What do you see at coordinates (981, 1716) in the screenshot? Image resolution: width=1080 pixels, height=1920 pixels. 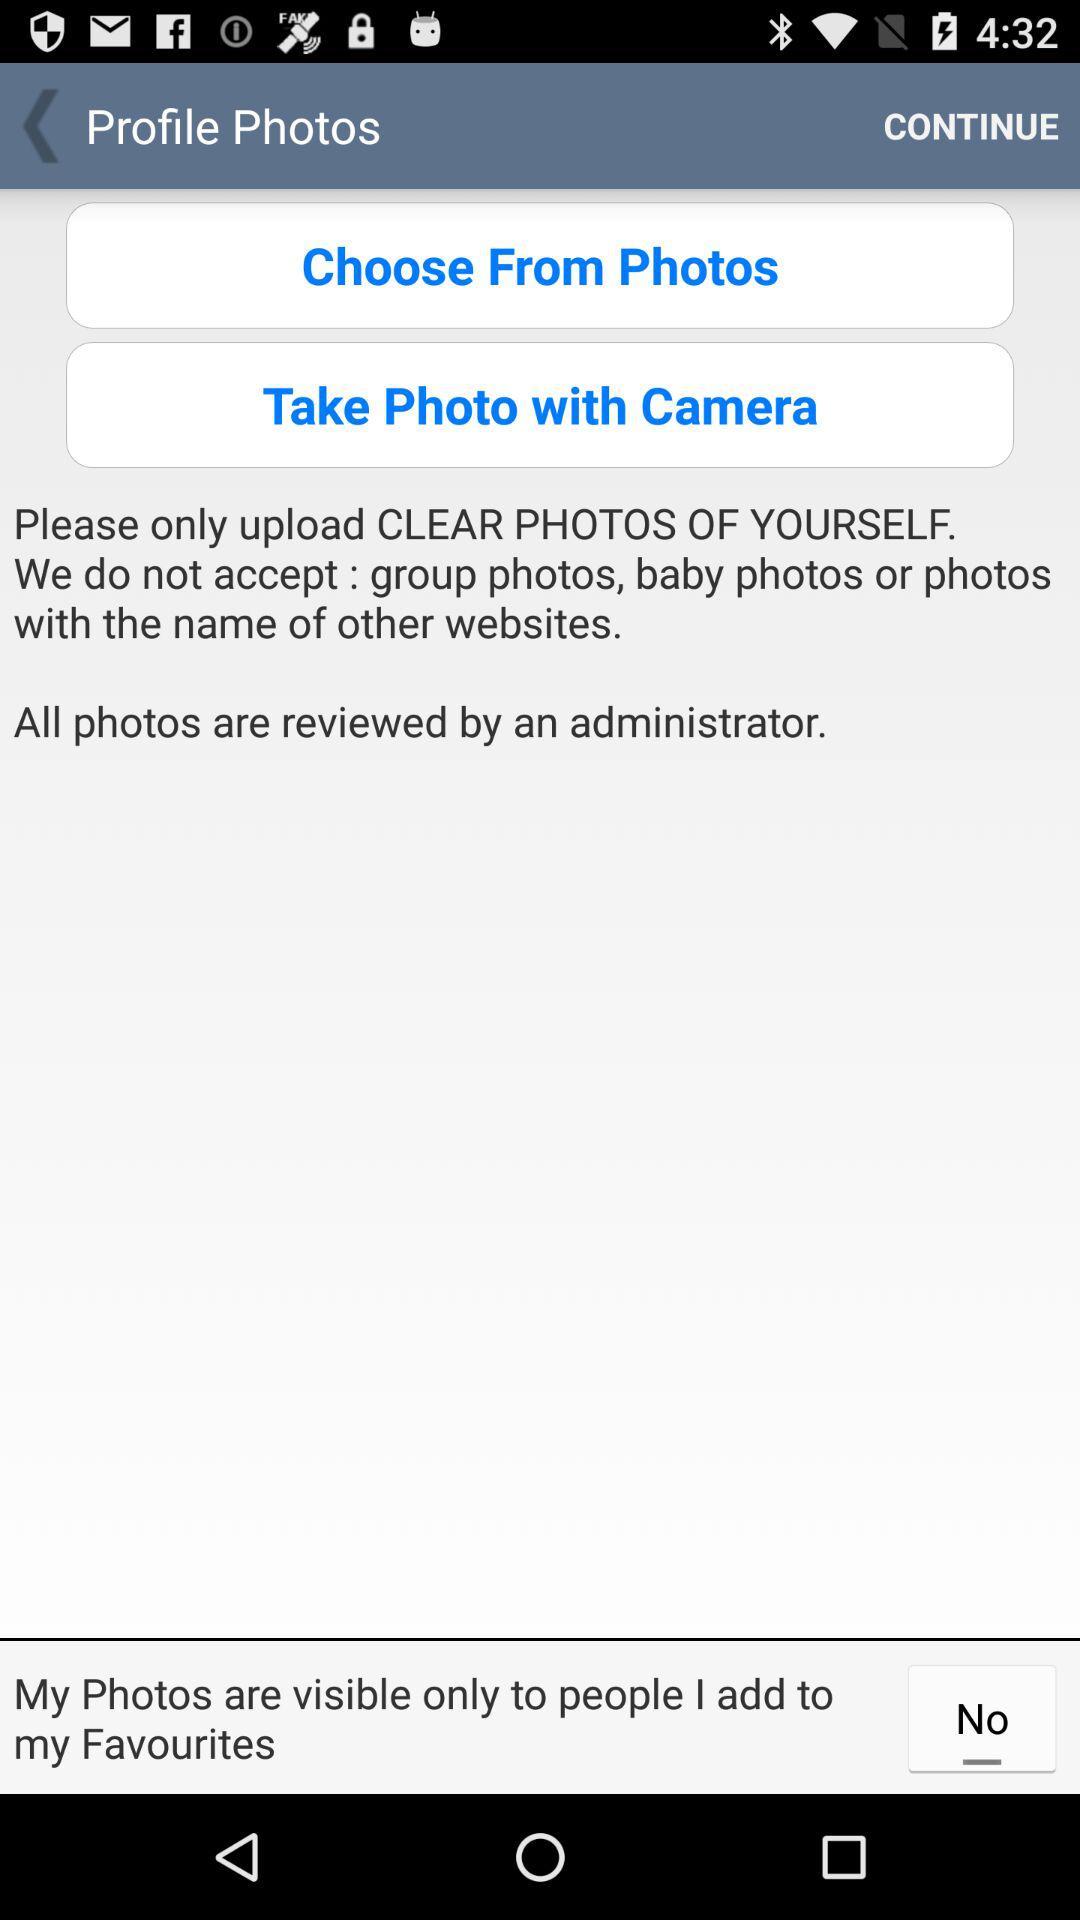 I see `item at the bottom right corner` at bounding box center [981, 1716].